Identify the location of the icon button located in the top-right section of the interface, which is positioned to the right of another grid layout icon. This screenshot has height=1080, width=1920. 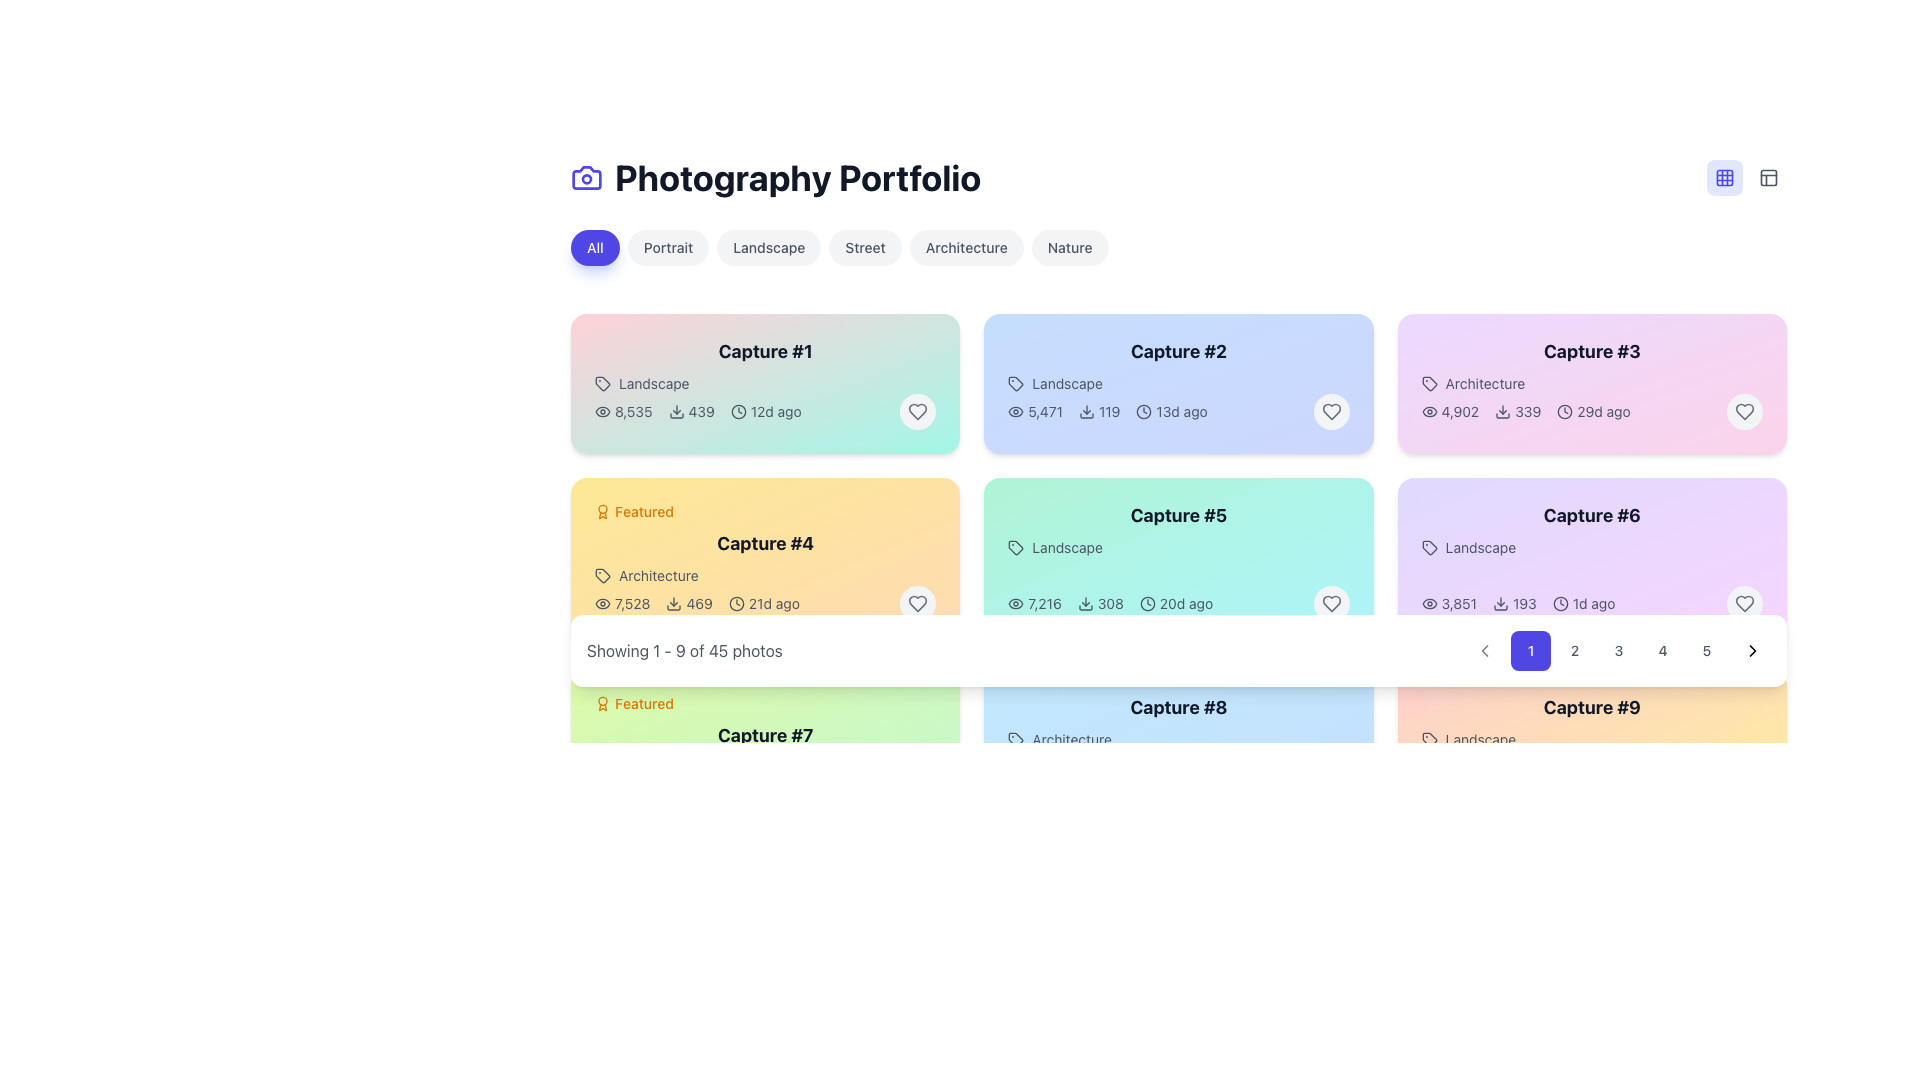
(1769, 176).